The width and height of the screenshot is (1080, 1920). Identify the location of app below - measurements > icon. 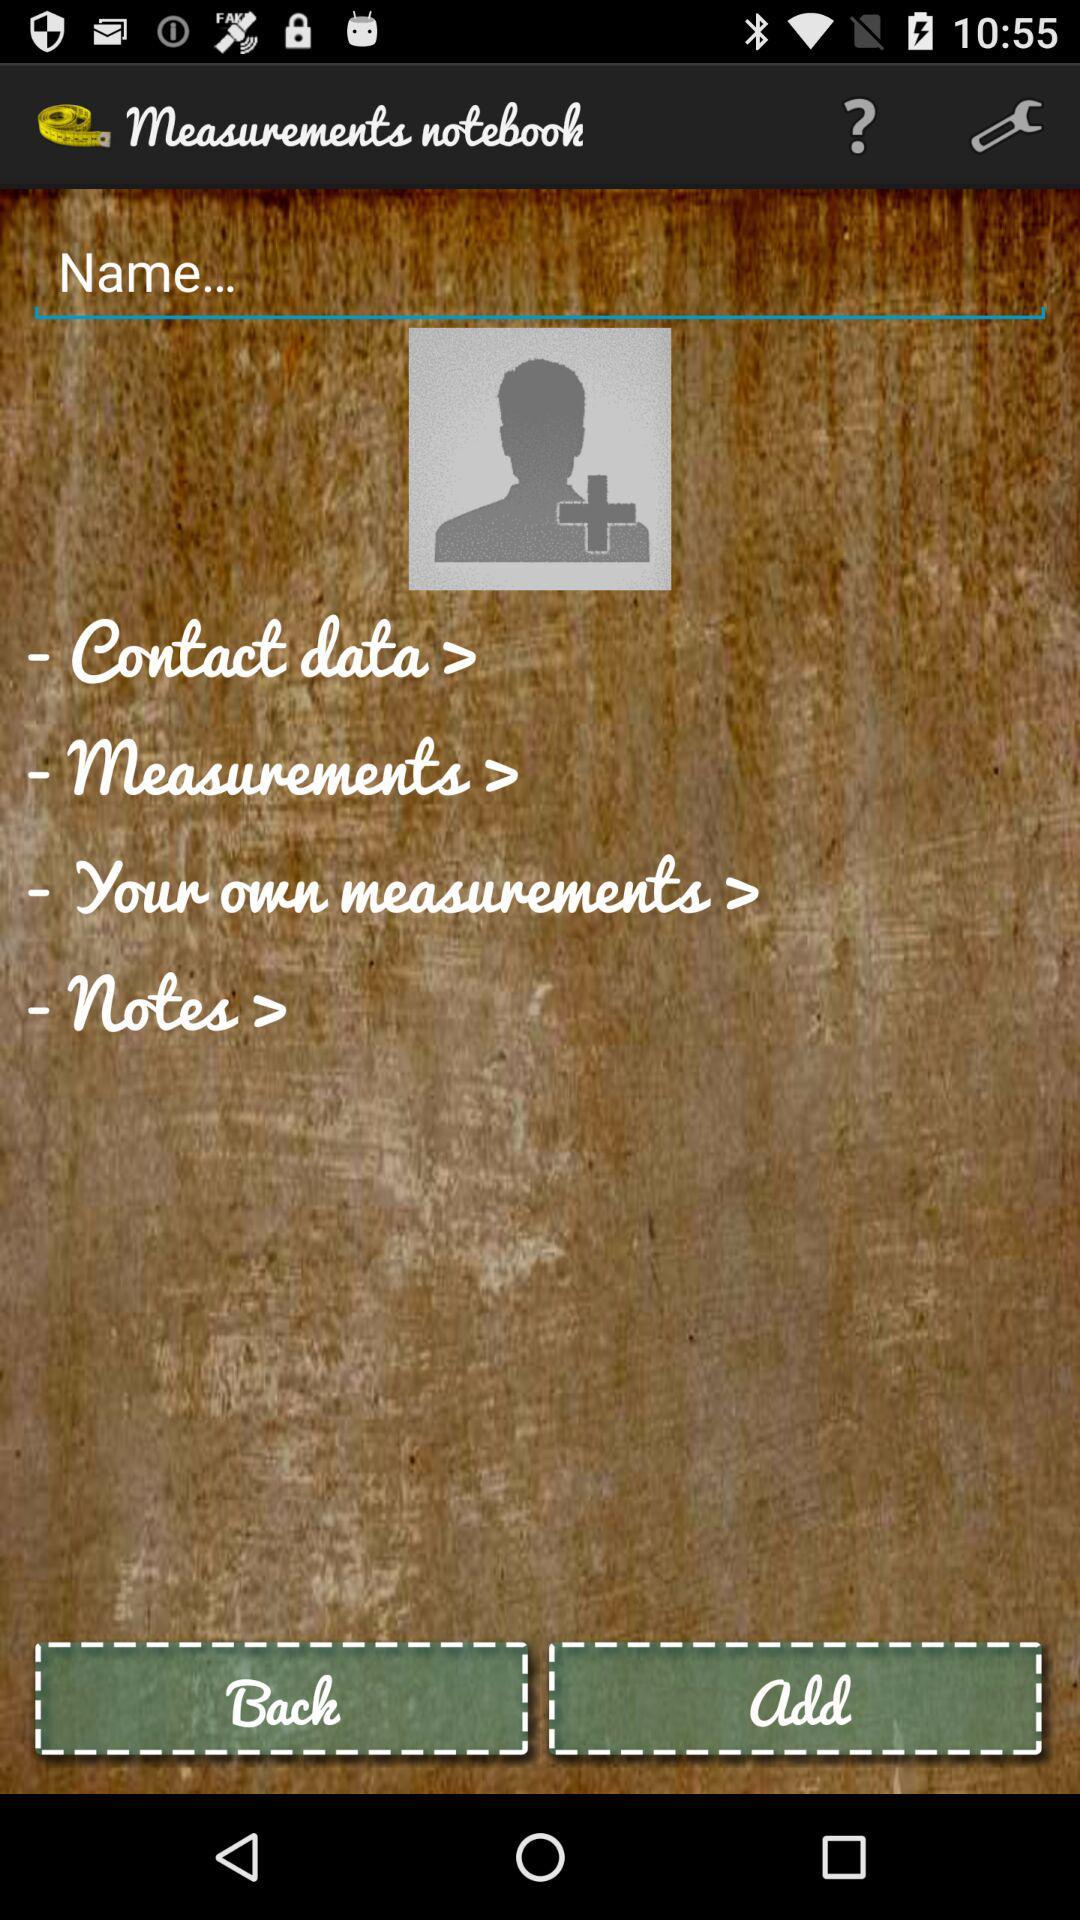
(393, 883).